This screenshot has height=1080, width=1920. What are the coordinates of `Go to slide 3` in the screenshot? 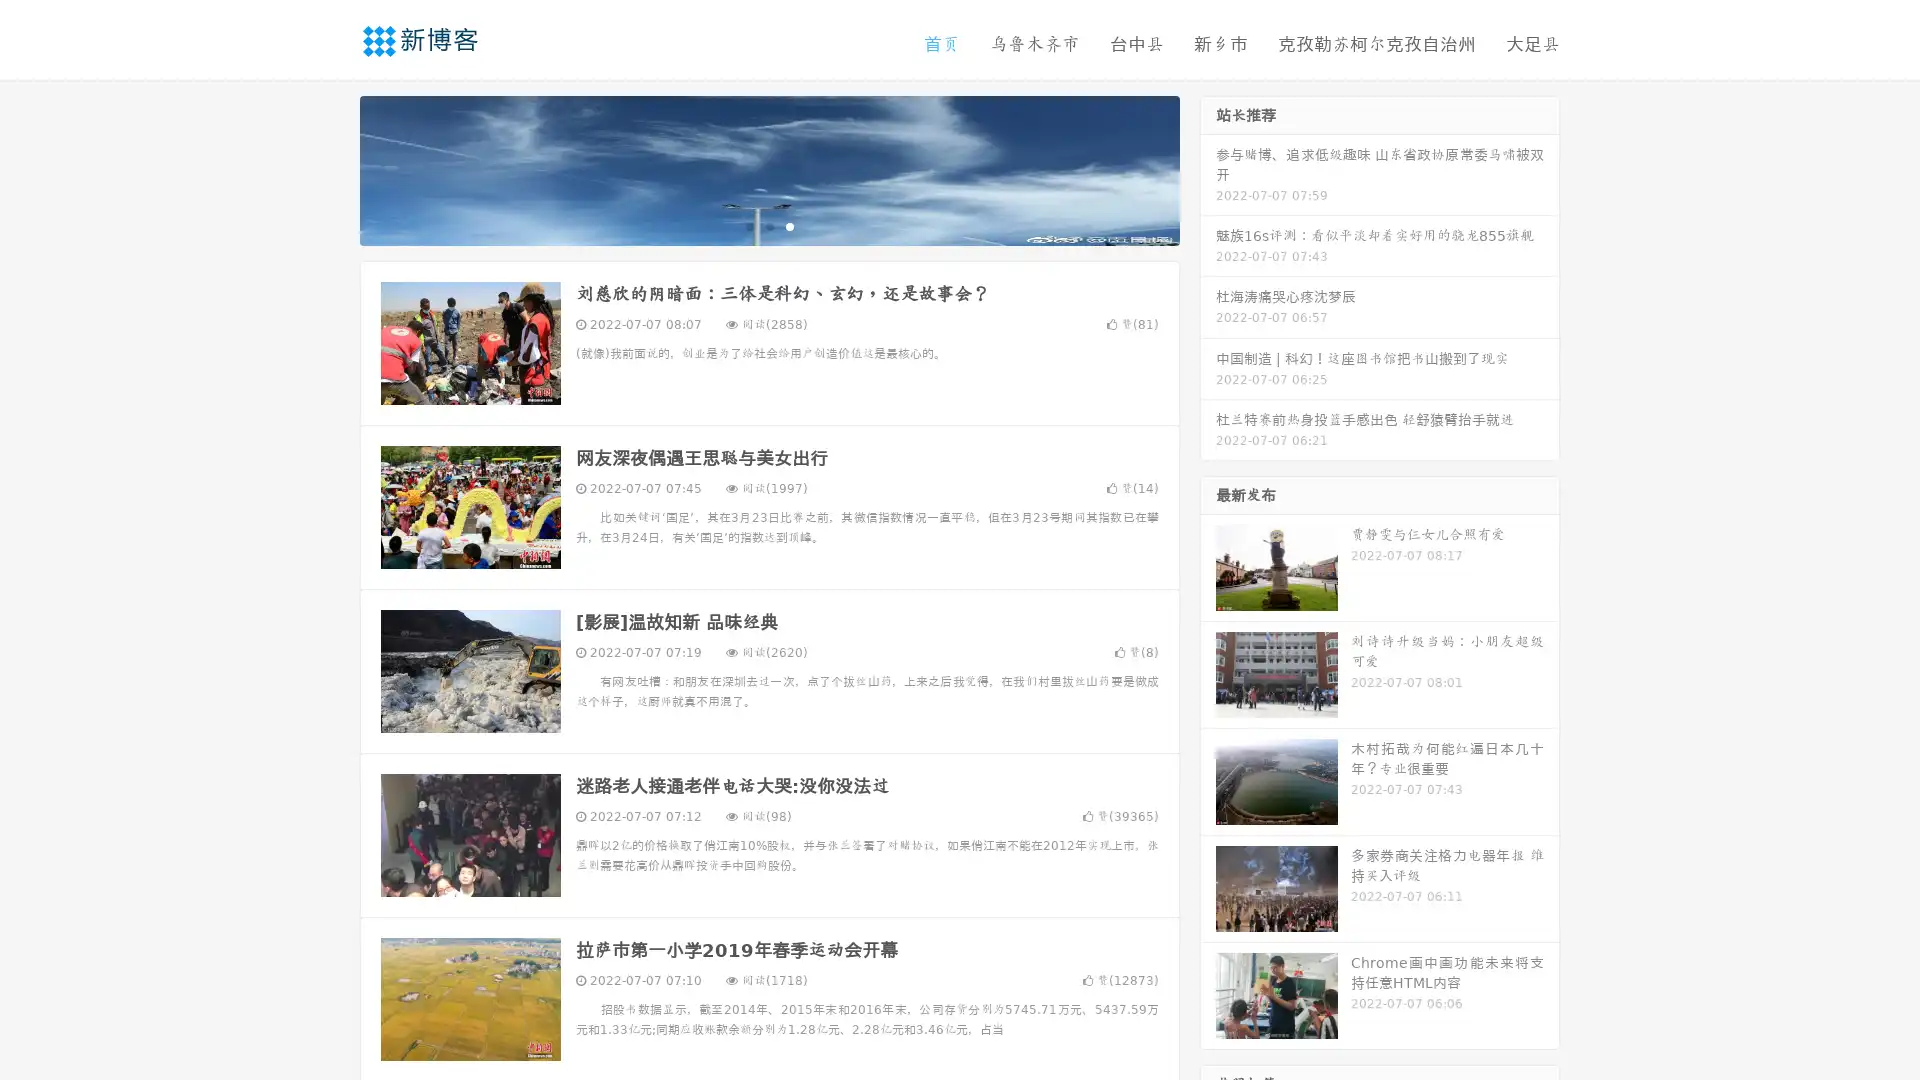 It's located at (789, 225).